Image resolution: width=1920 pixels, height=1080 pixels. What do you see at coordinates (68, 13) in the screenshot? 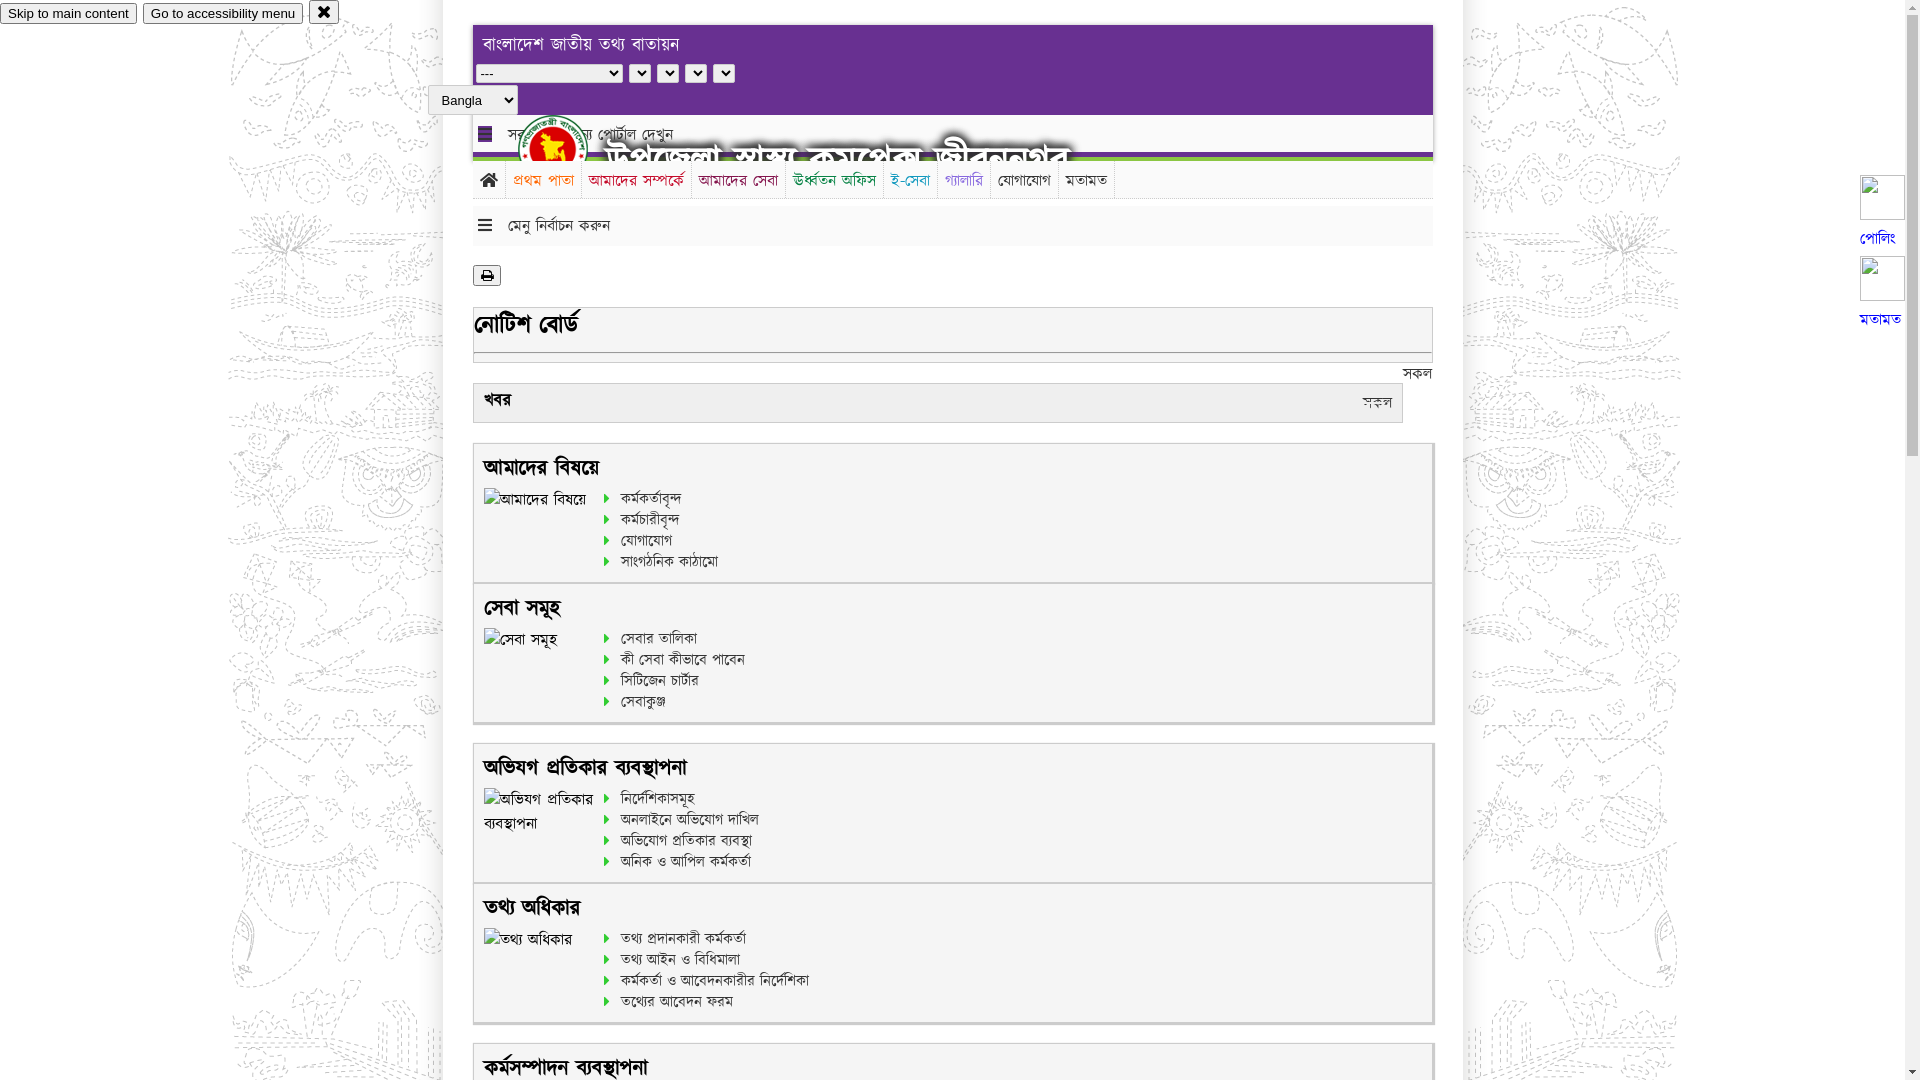
I see `'Skip to main content'` at bounding box center [68, 13].